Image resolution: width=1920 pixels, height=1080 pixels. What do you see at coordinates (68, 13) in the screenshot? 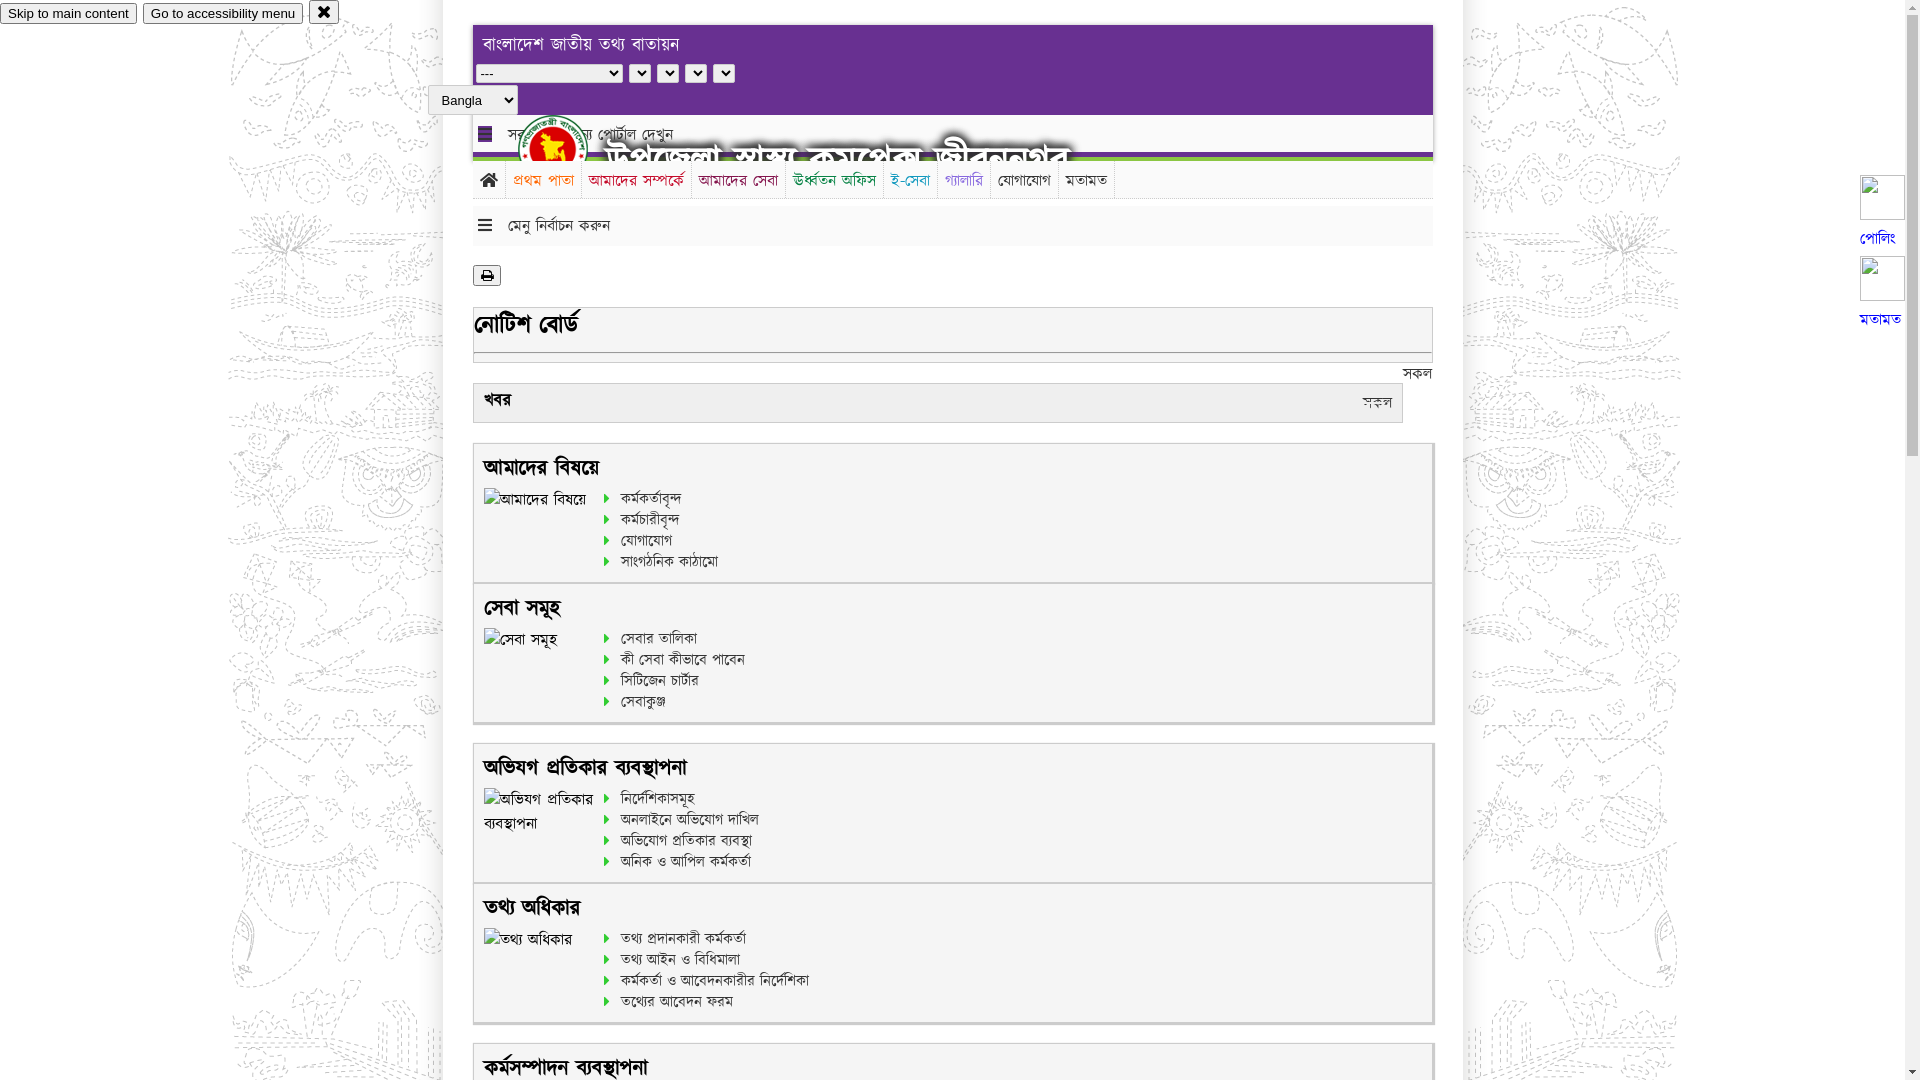
I see `'Skip to main content'` at bounding box center [68, 13].